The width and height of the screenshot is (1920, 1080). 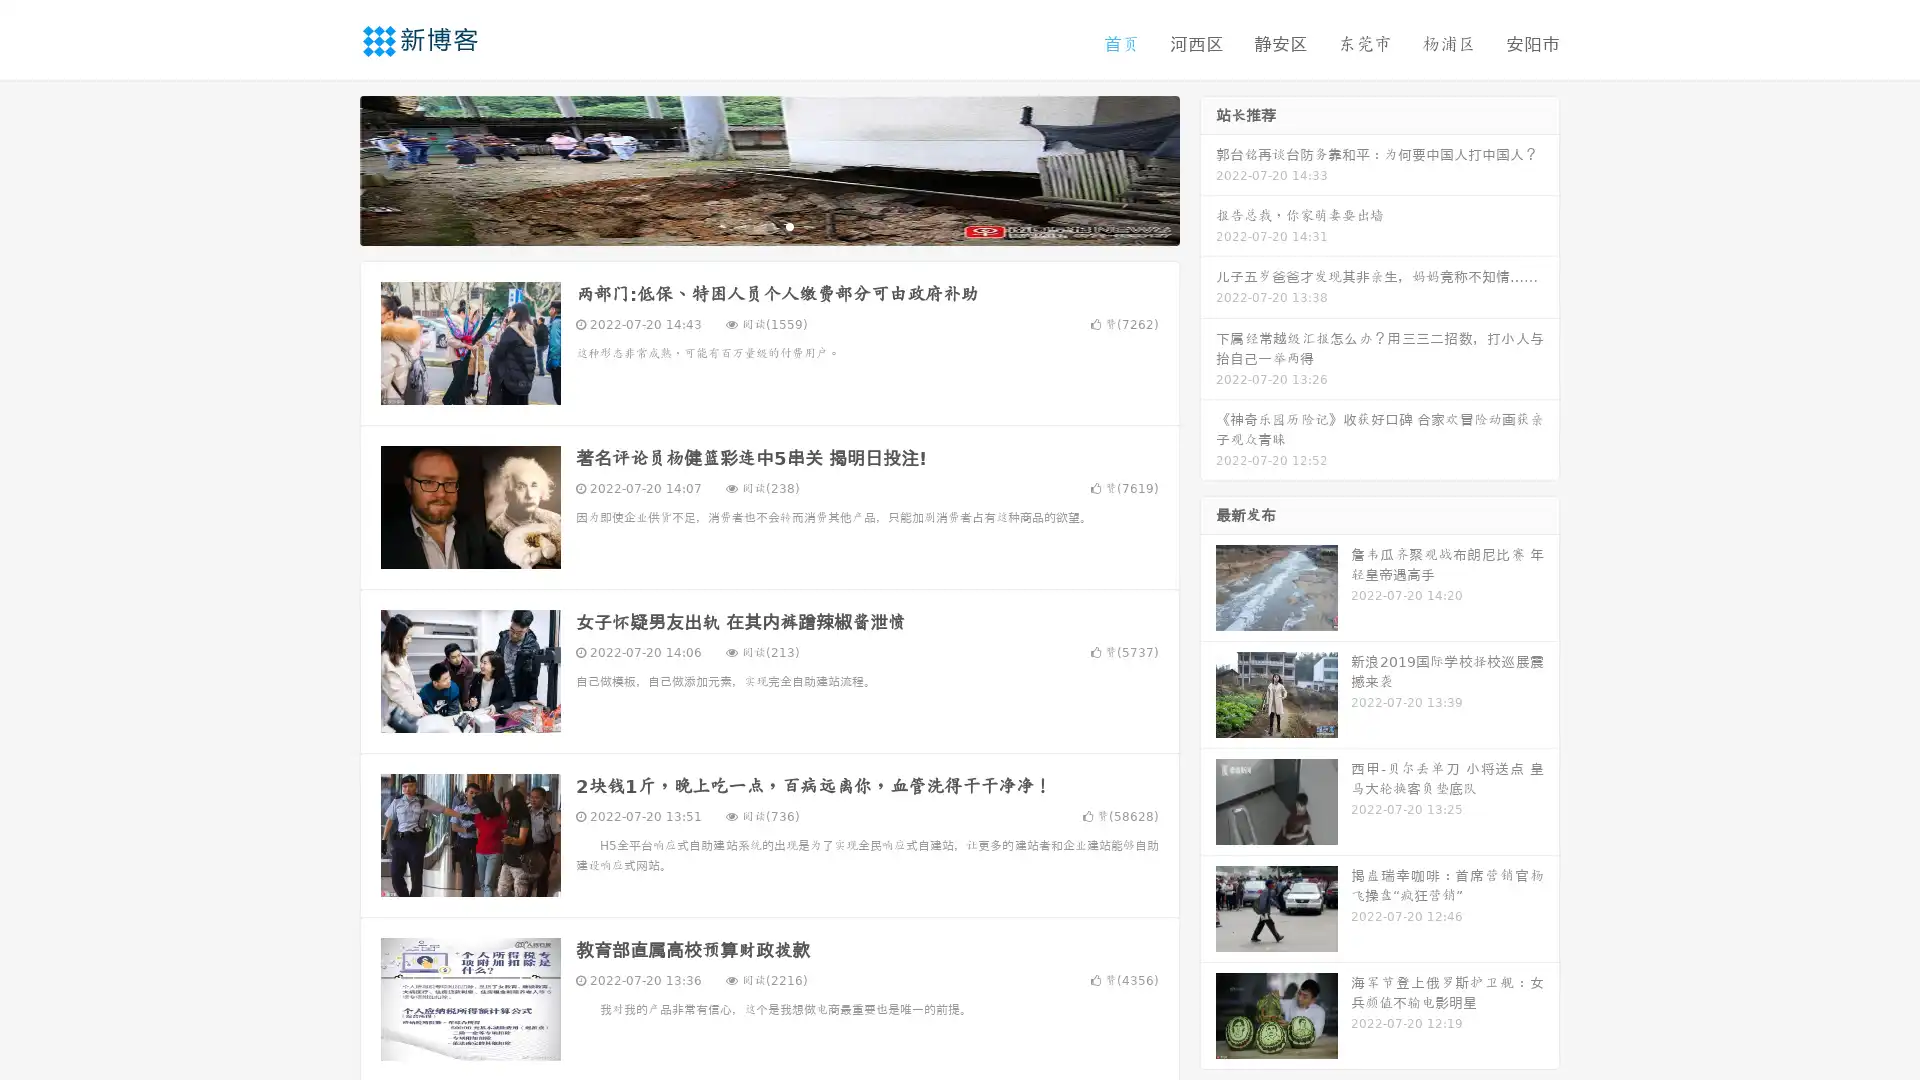 I want to click on Go to slide 2, so click(x=768, y=225).